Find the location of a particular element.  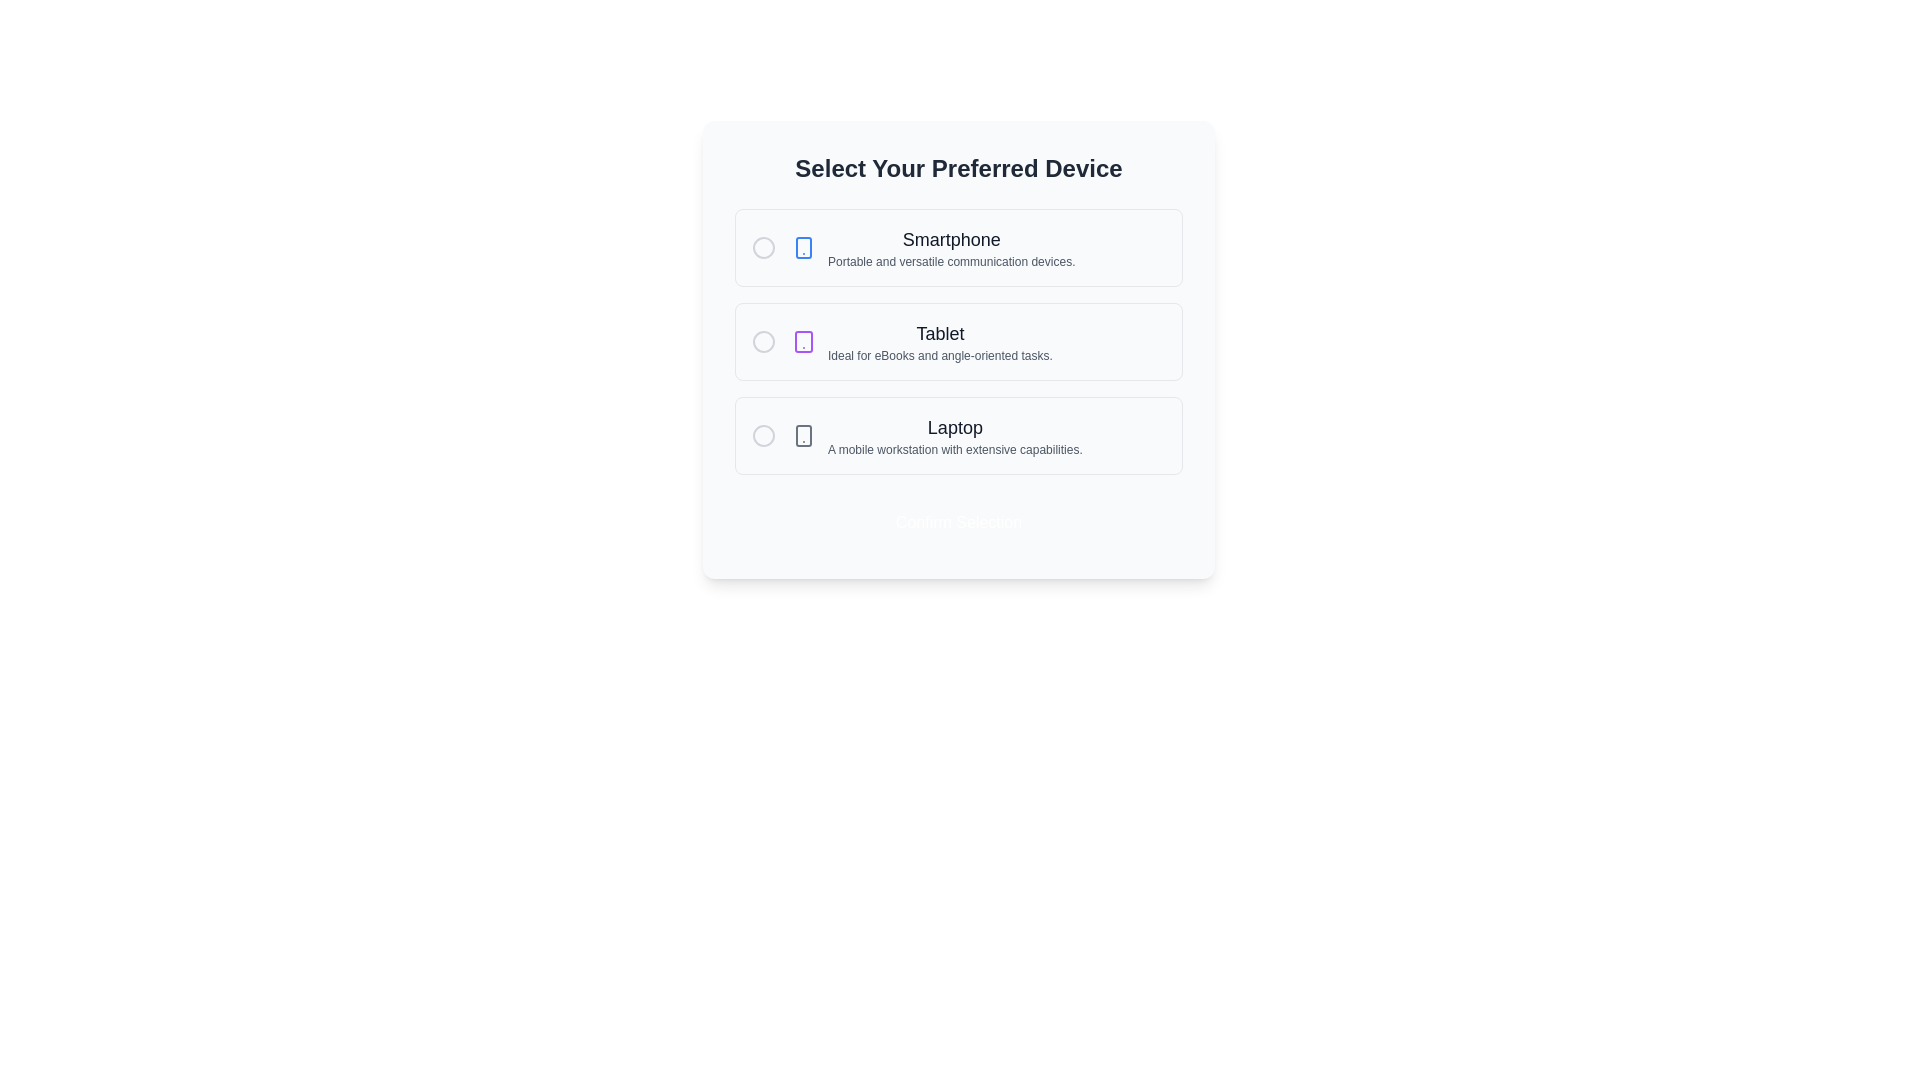

the smartphone icon, which is a modern designed icon with a blue outline and a home button, located to the left of the 'Smartphone' text in the first row of the list is located at coordinates (804, 246).